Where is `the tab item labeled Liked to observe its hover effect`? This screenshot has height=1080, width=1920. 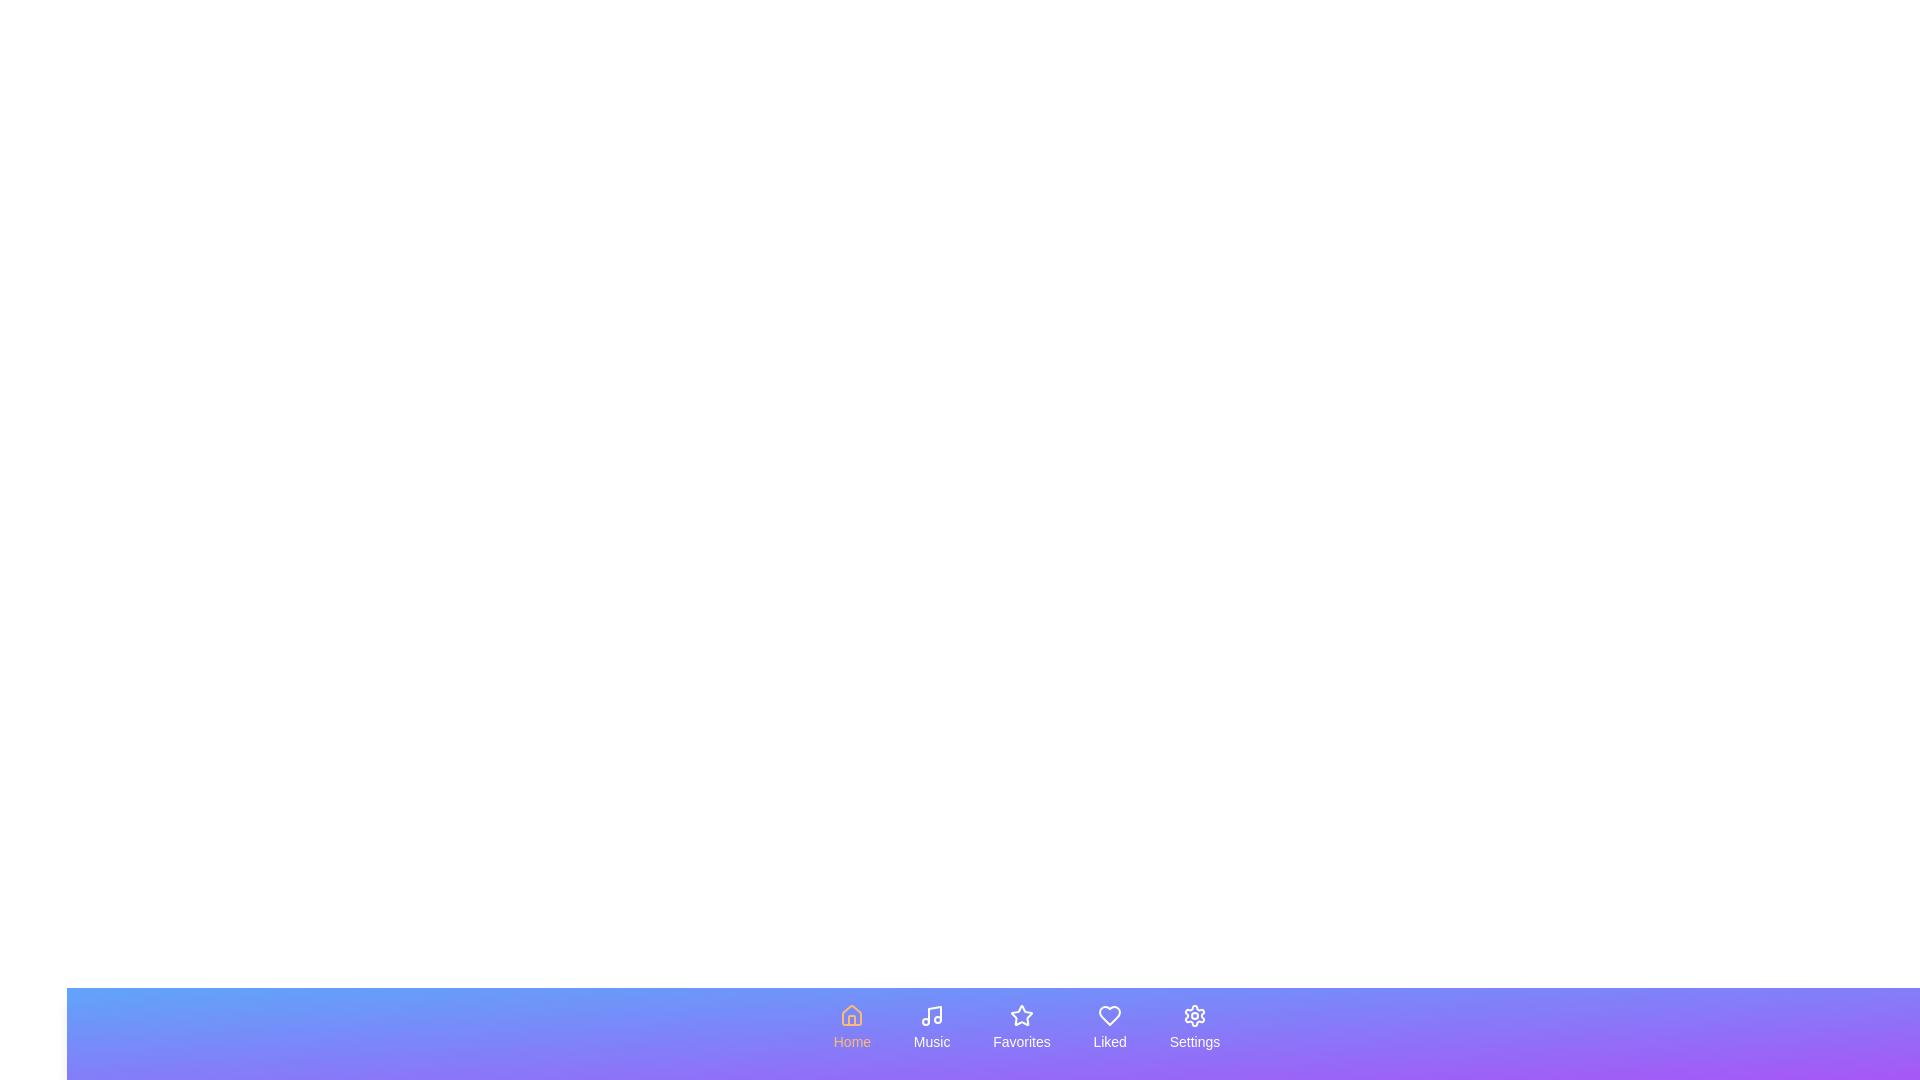 the tab item labeled Liked to observe its hover effect is located at coordinates (1108, 1028).